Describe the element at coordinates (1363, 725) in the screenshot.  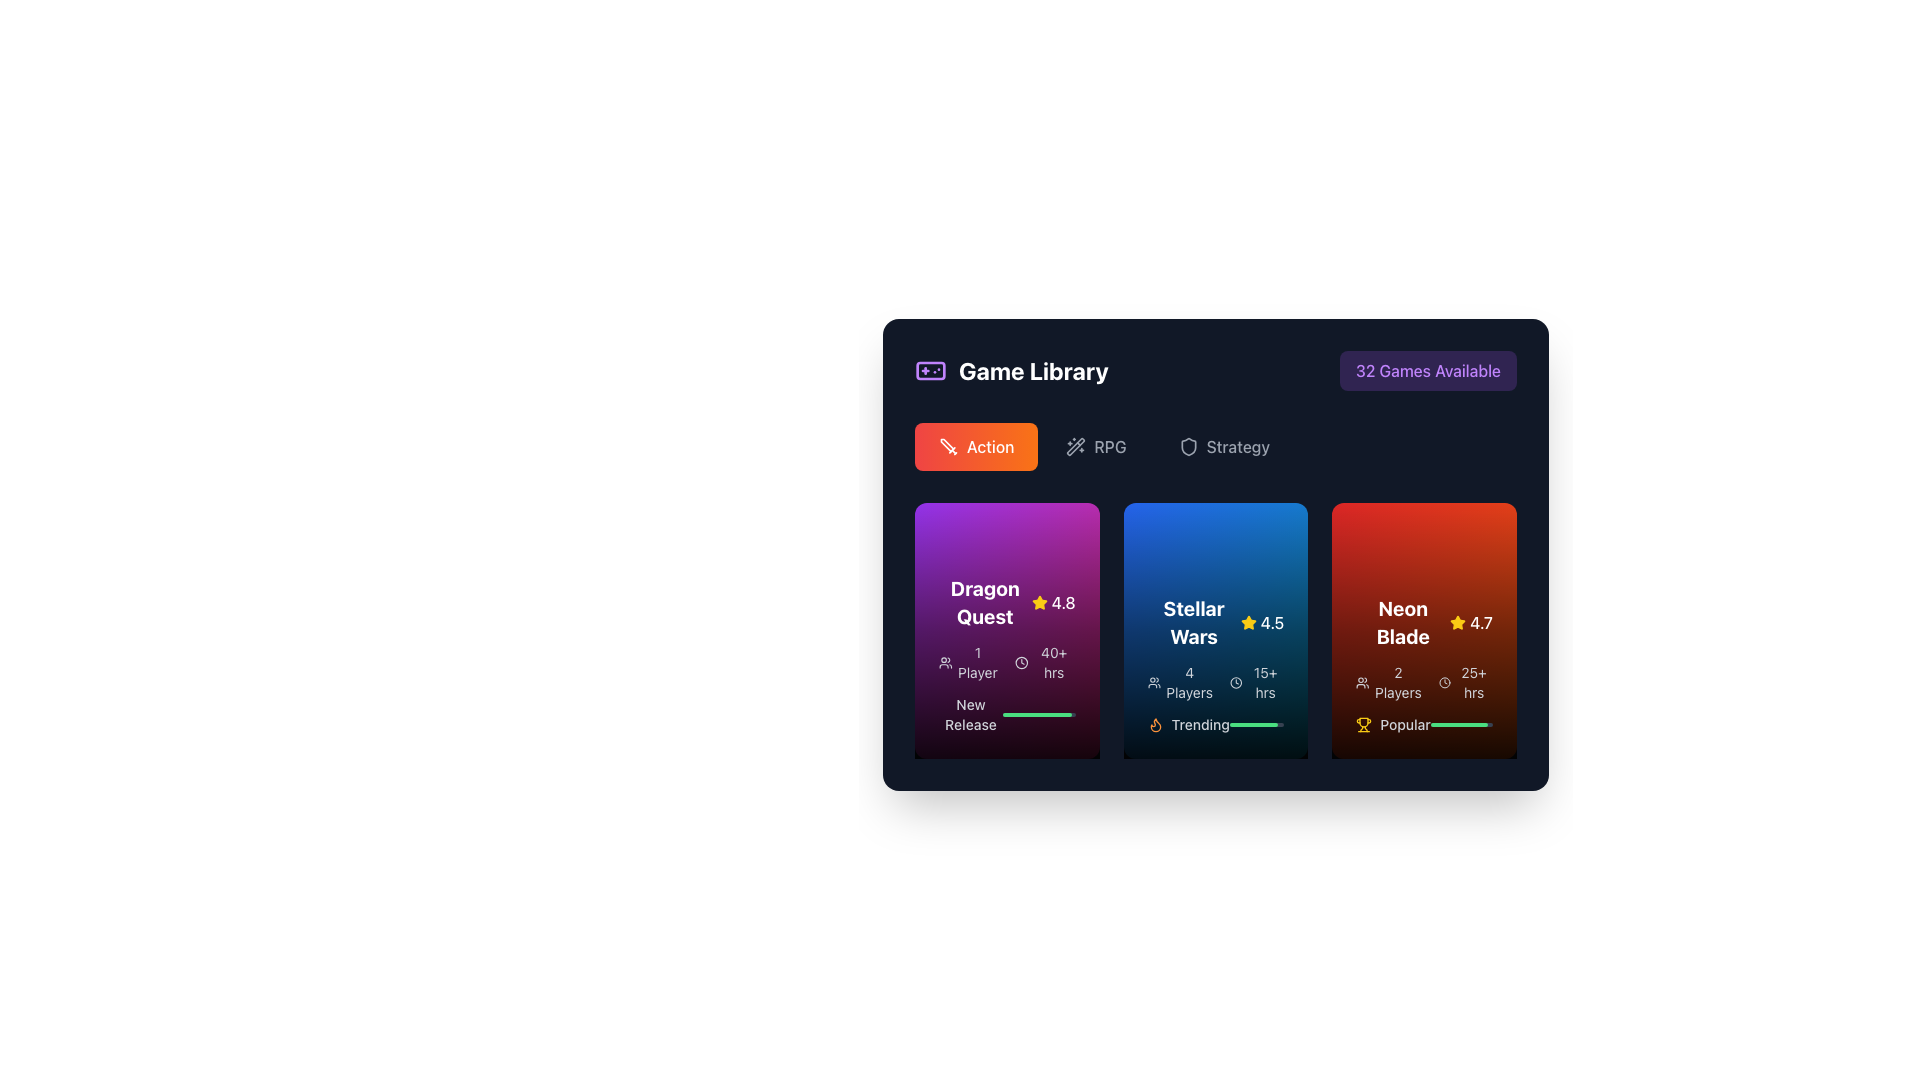
I see `the yellow outlined trophy icon located at the bottom-right of the 'Neon Blade' list card under 'Popular'` at that location.